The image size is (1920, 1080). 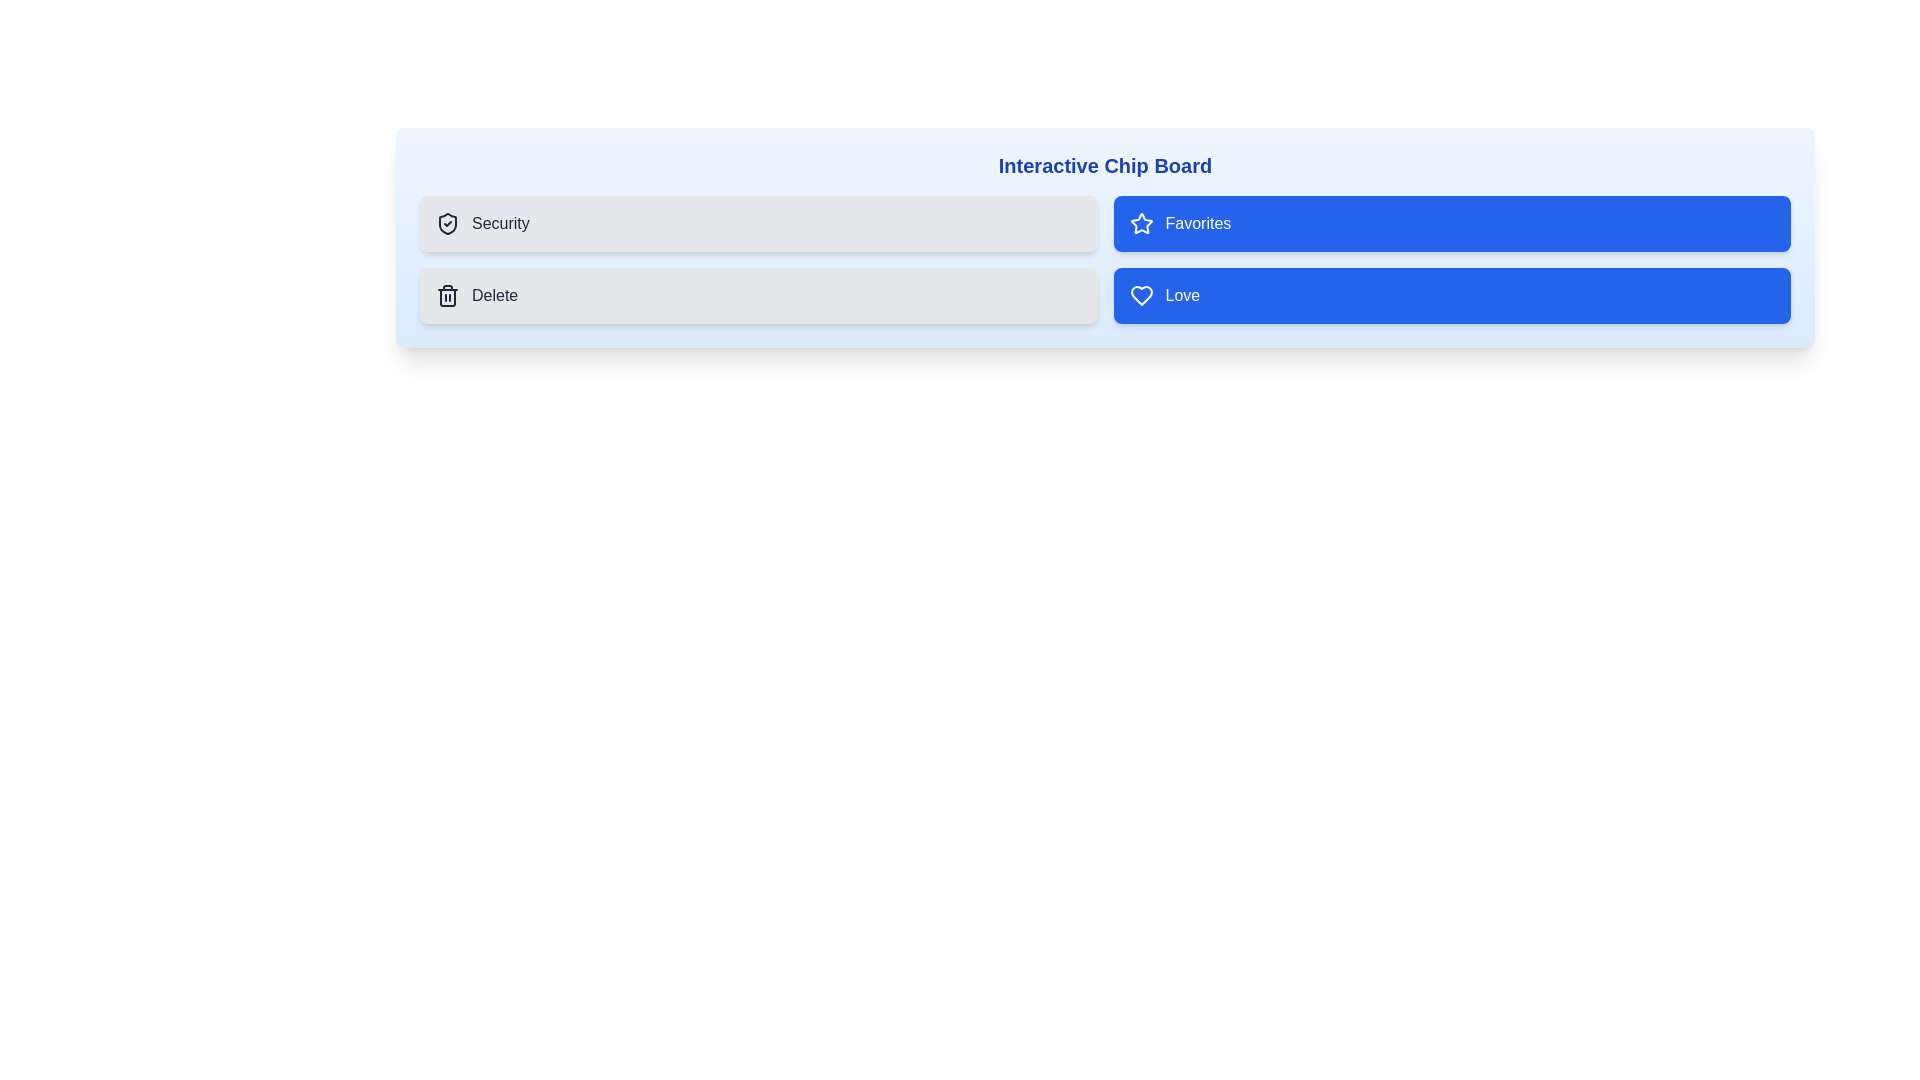 I want to click on the chip labeled Security to observe the hover effect, so click(x=757, y=223).